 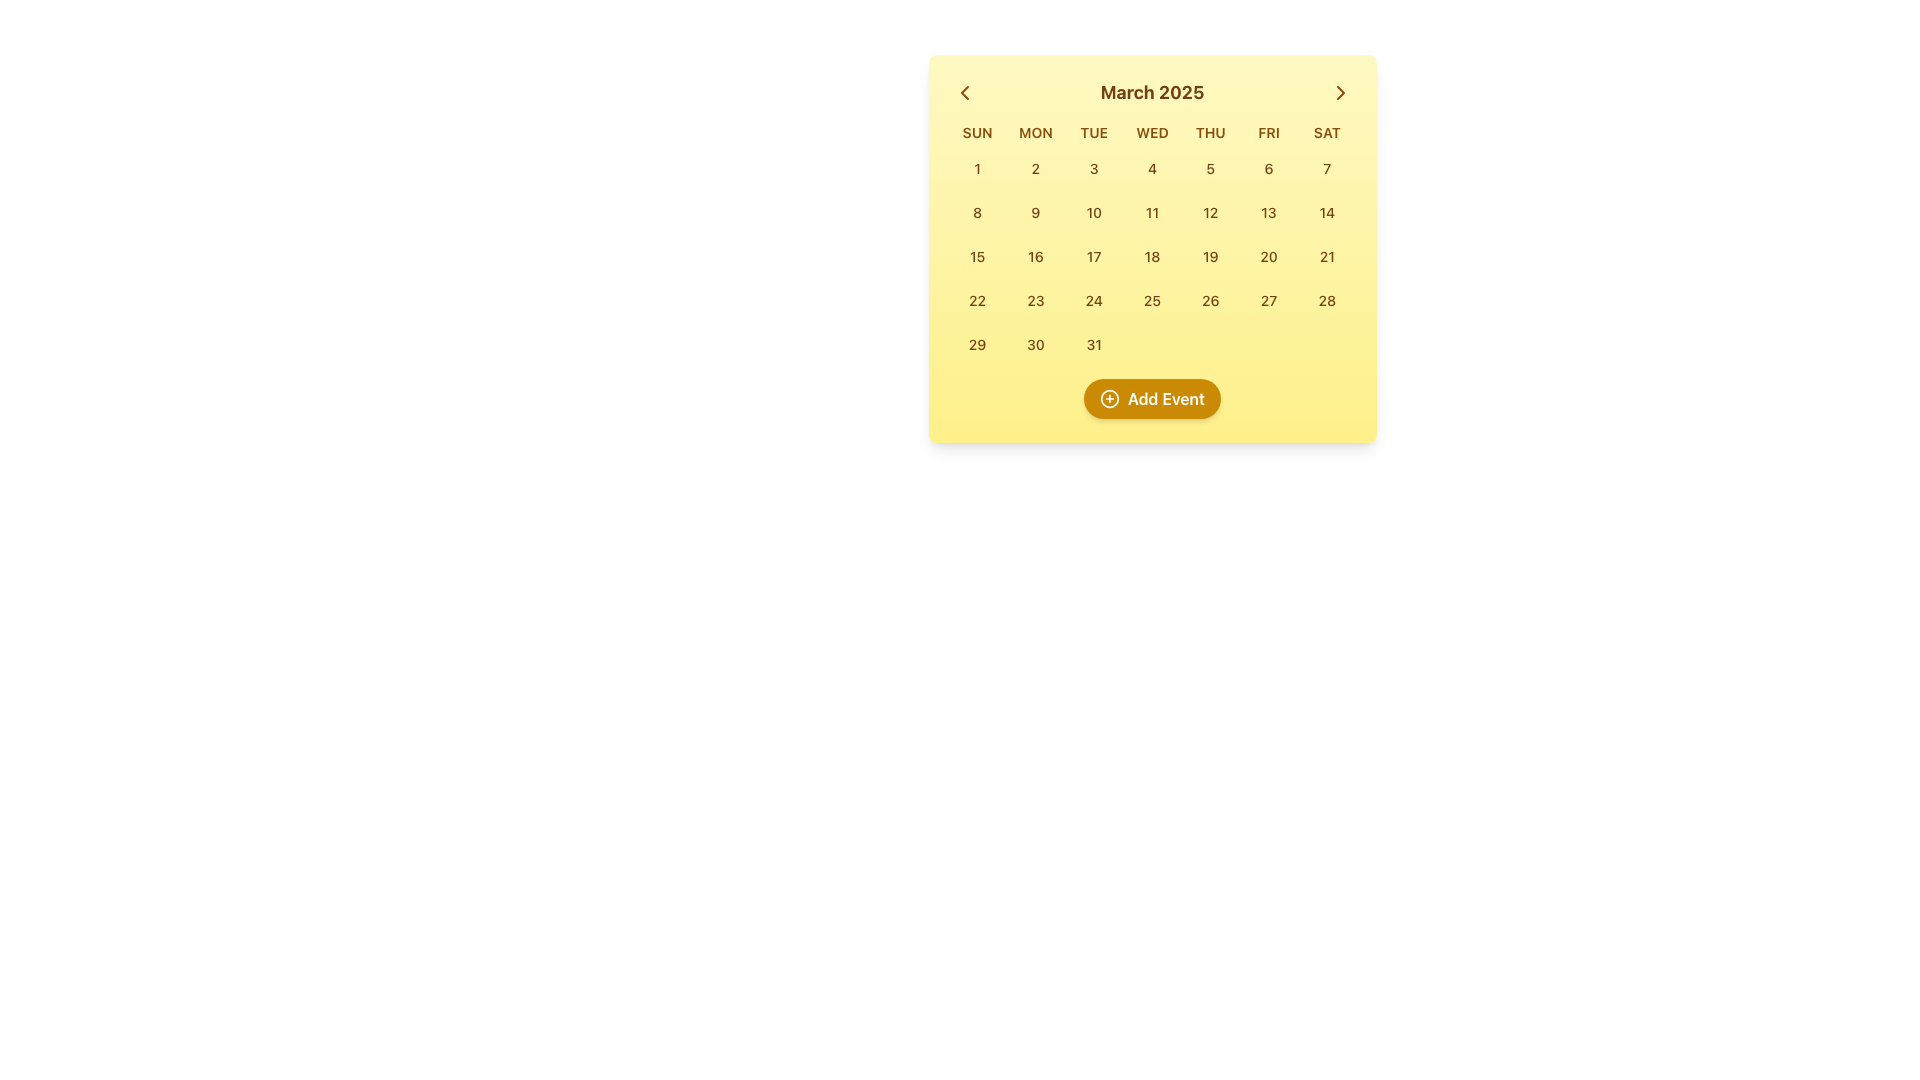 I want to click on the calendar day cell displaying the number '4' with a yellow background in the March 2025 calendar grid, so click(x=1152, y=168).